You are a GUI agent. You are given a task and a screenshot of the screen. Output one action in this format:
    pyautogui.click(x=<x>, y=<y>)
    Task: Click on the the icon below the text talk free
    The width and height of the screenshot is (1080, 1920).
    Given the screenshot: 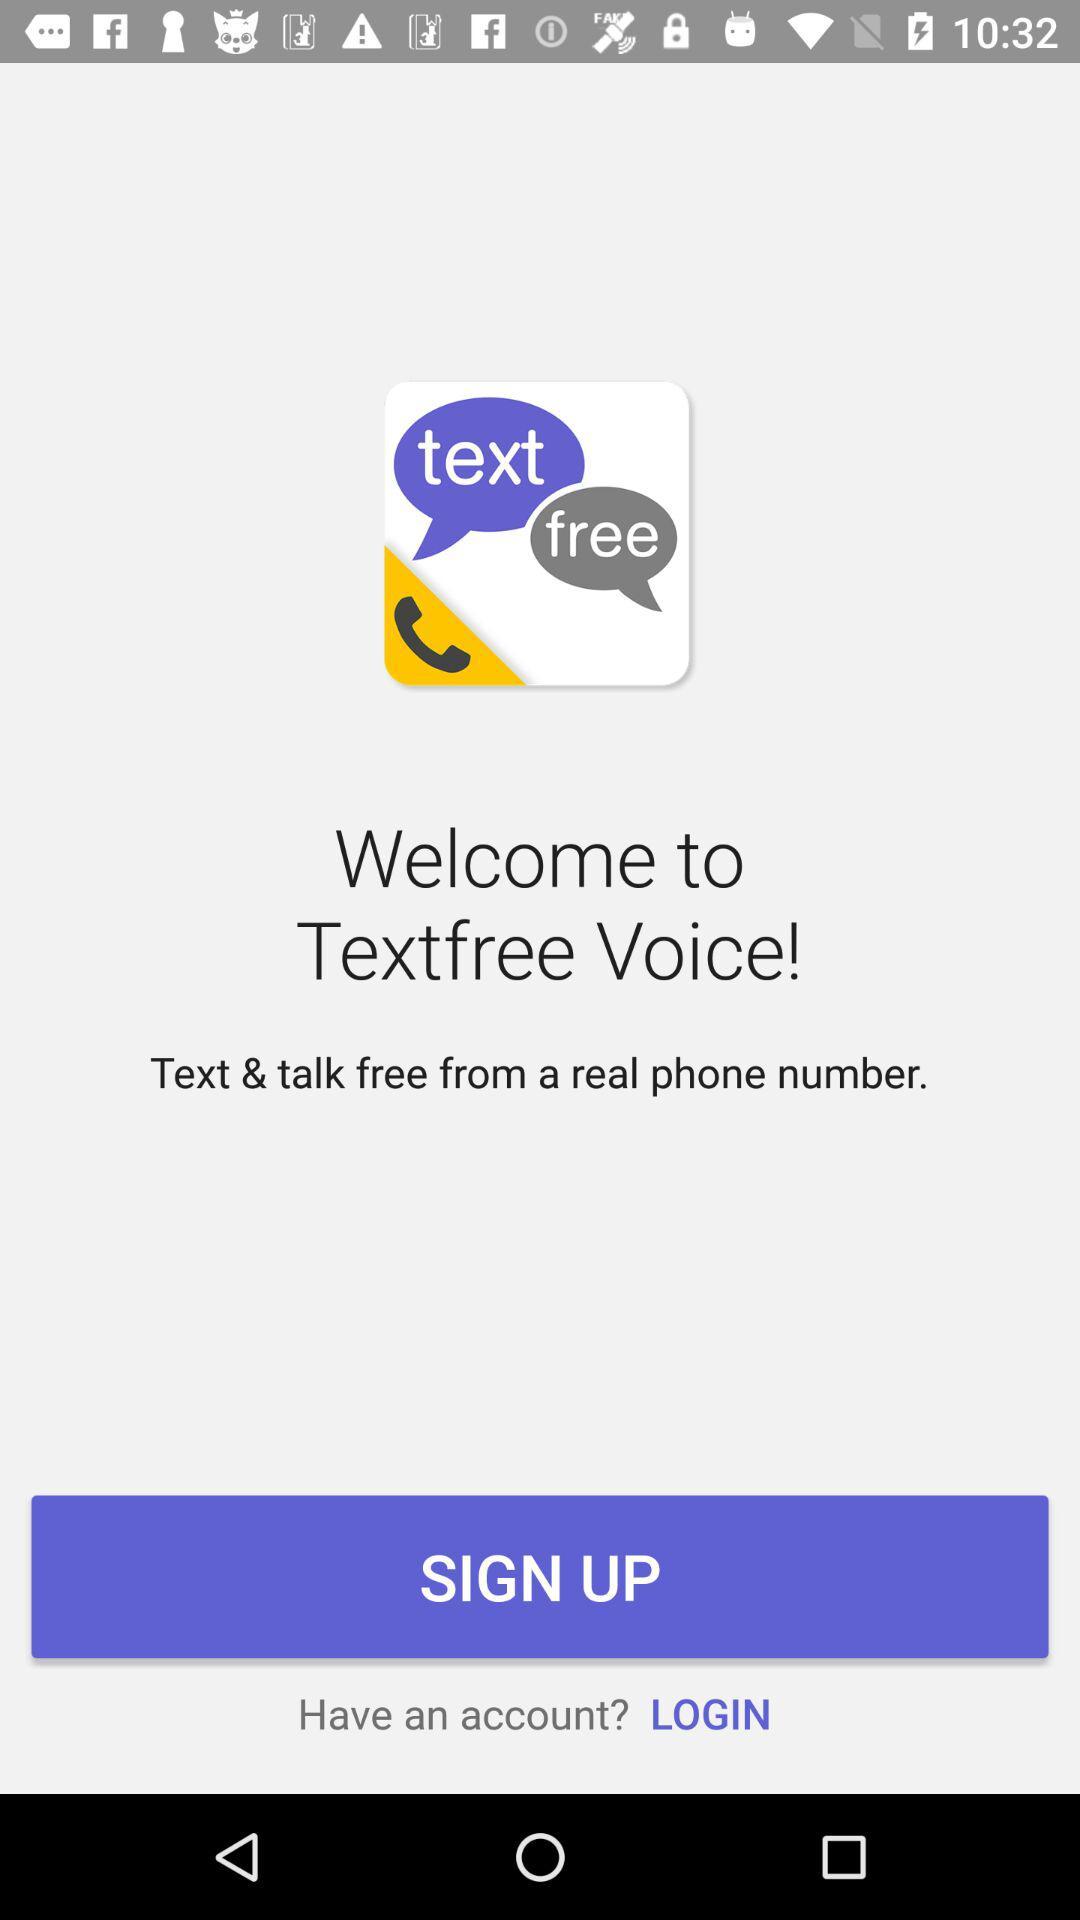 What is the action you would take?
    pyautogui.click(x=540, y=1575)
    